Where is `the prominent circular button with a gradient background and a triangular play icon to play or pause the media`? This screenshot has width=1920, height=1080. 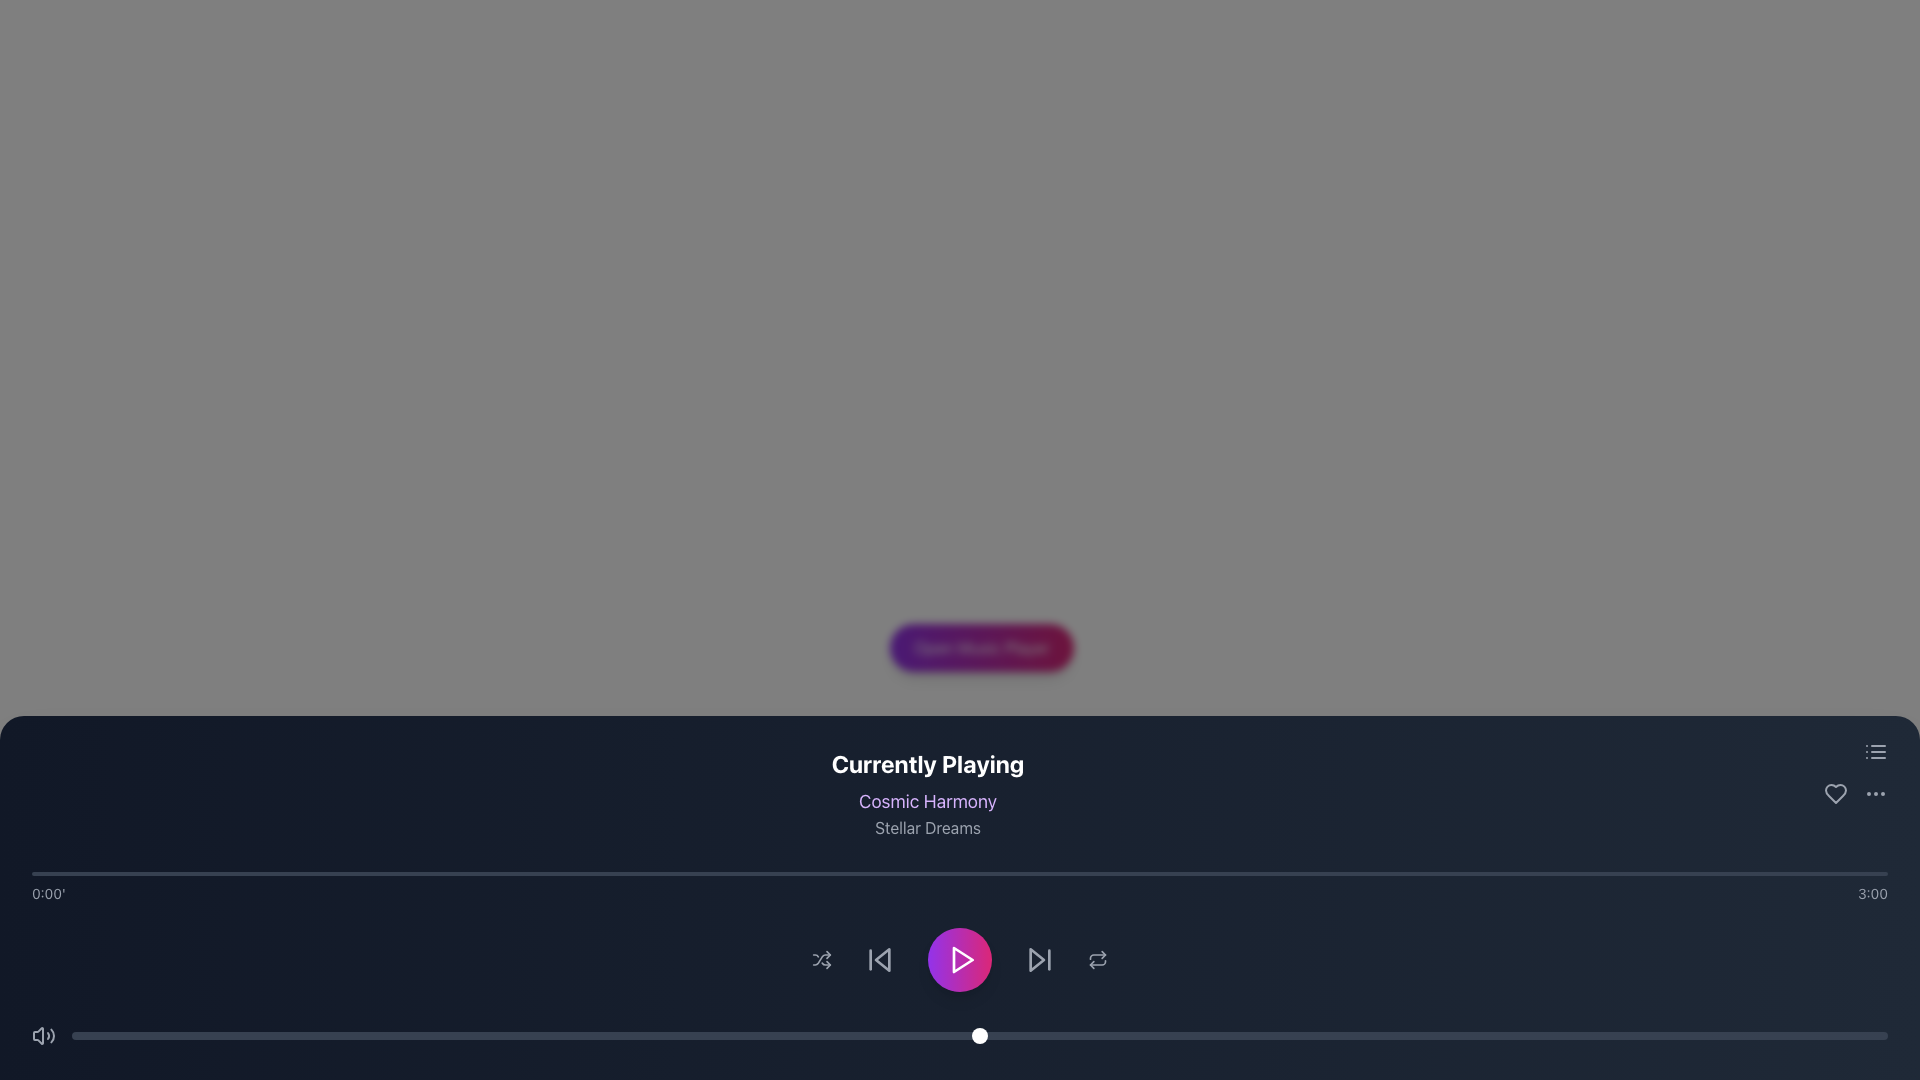 the prominent circular button with a gradient background and a triangular play icon to play or pause the media is located at coordinates (960, 959).